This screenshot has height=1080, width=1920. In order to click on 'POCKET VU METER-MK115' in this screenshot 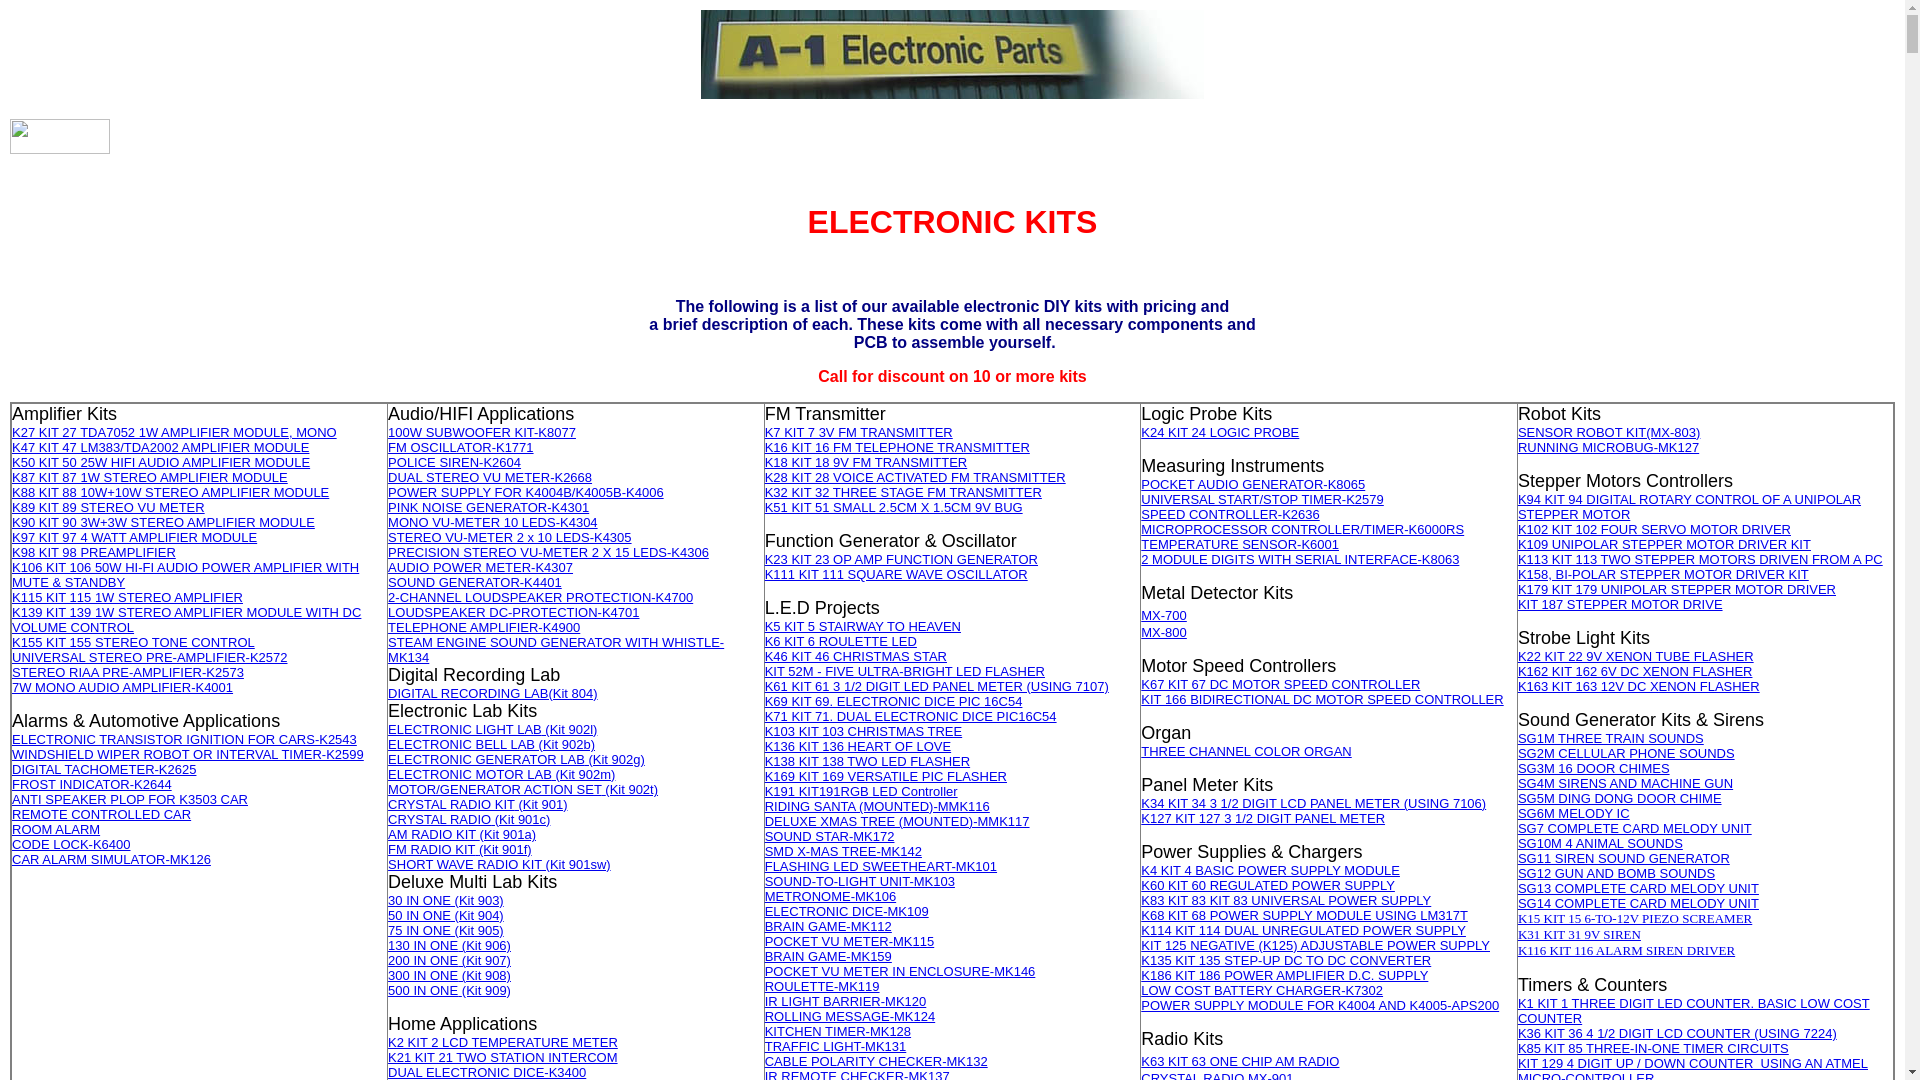, I will do `click(849, 941)`.